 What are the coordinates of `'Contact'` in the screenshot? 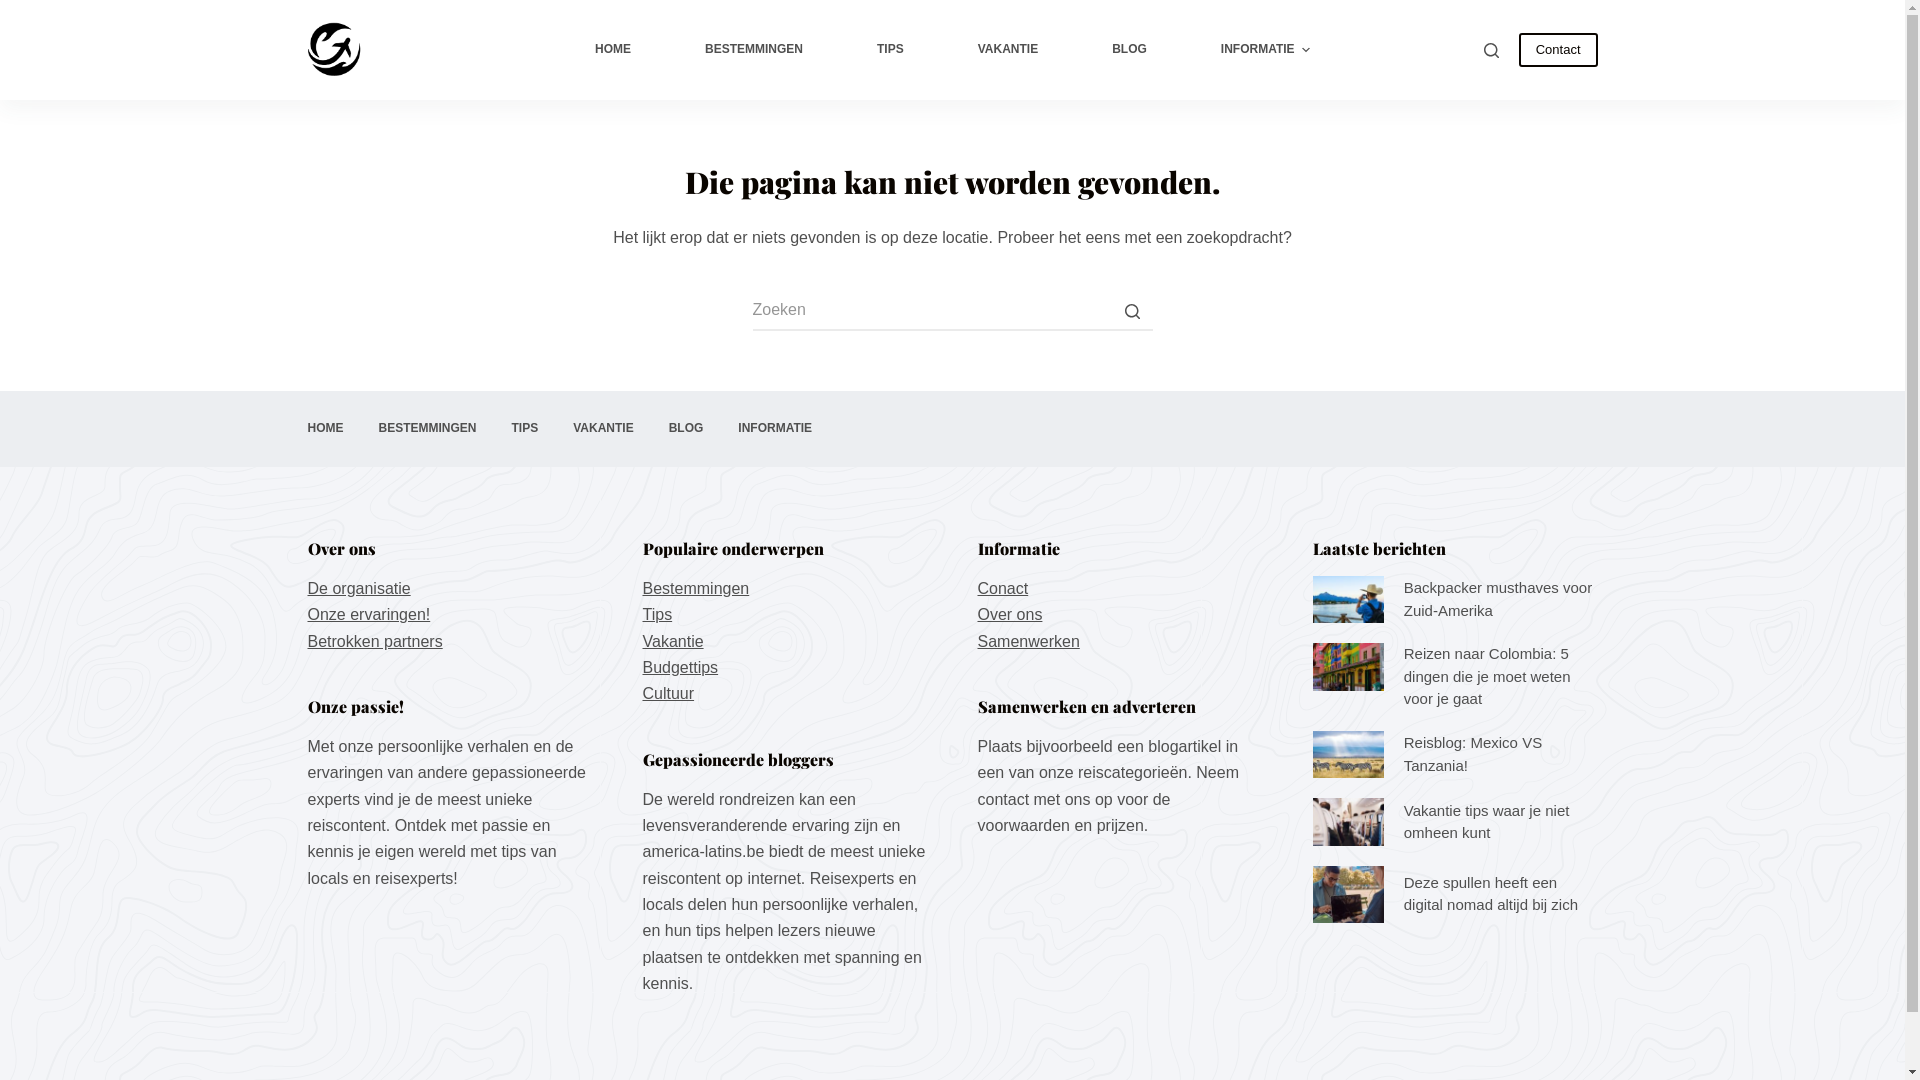 It's located at (1557, 49).